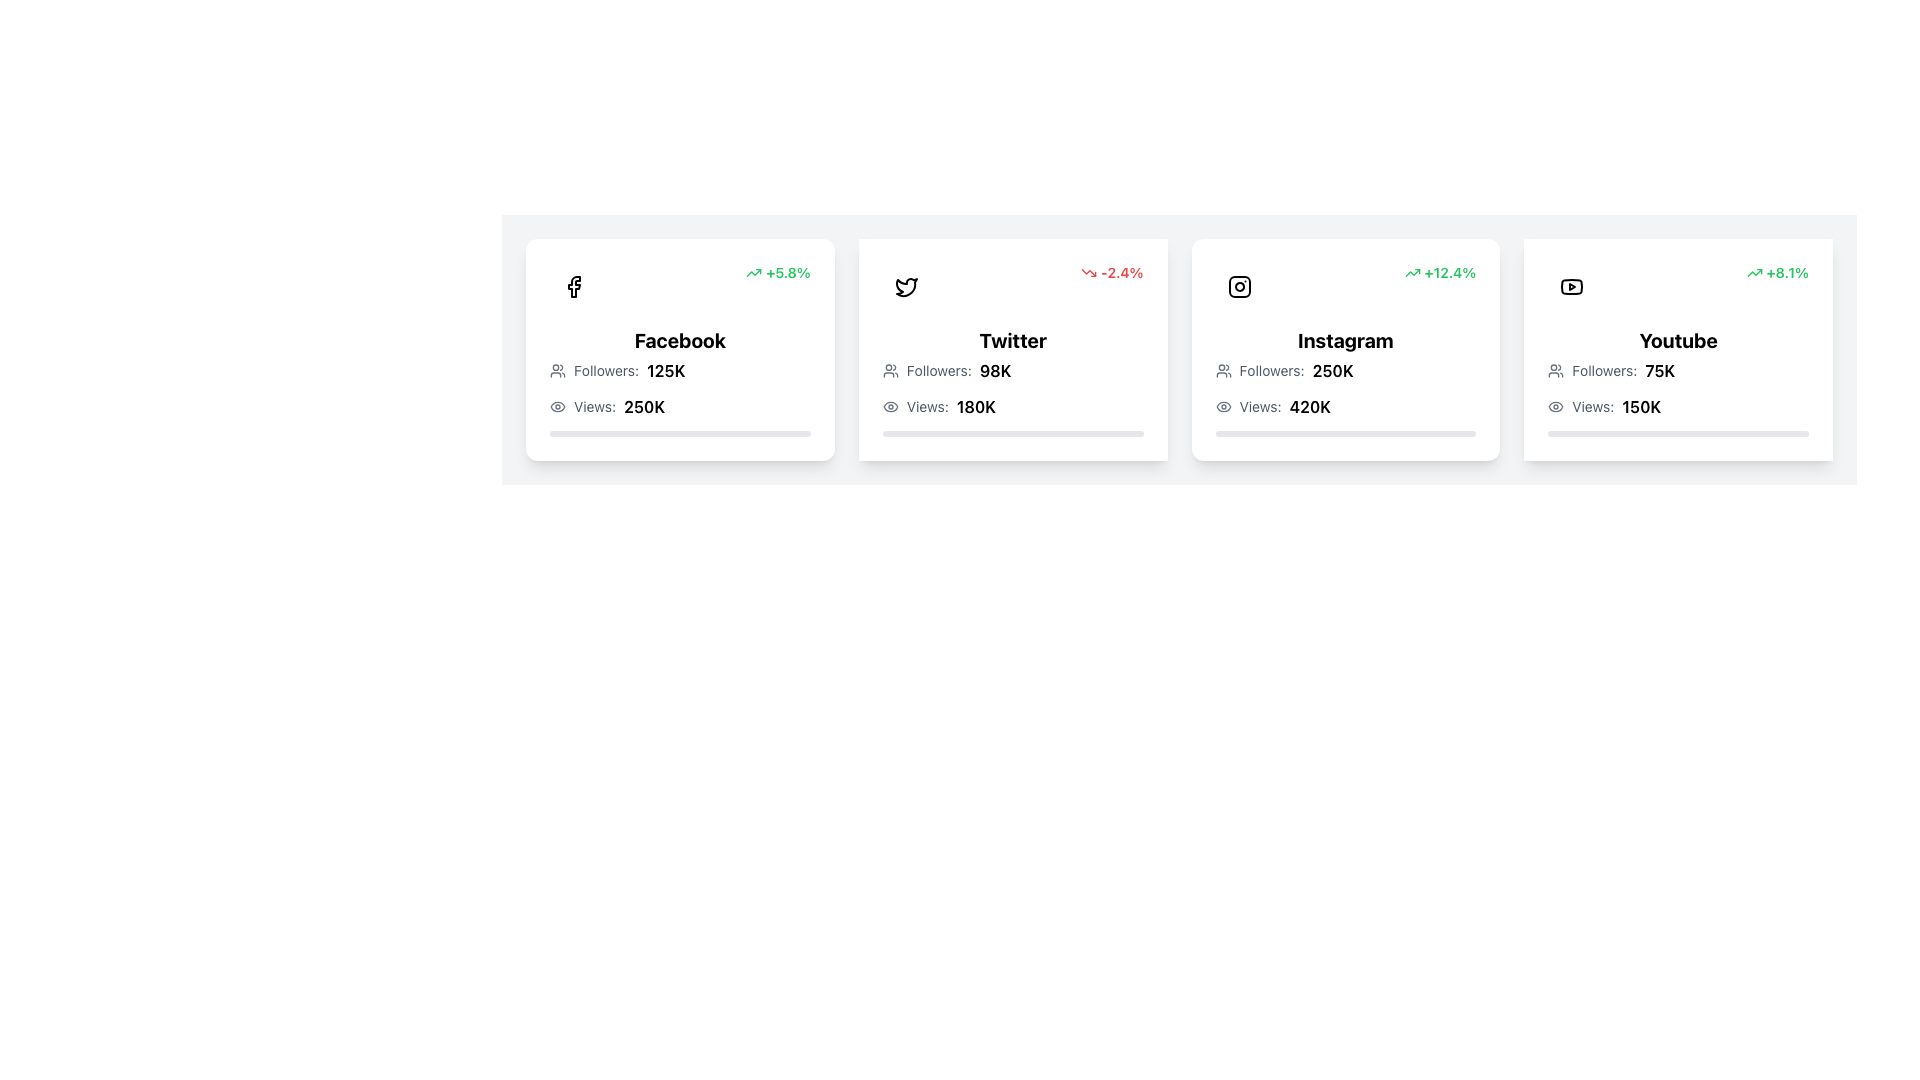 Image resolution: width=1920 pixels, height=1080 pixels. Describe the element at coordinates (1678, 349) in the screenshot. I see `the Information Card, which is the fourth card on the right in a horizontally aligned grid` at that location.